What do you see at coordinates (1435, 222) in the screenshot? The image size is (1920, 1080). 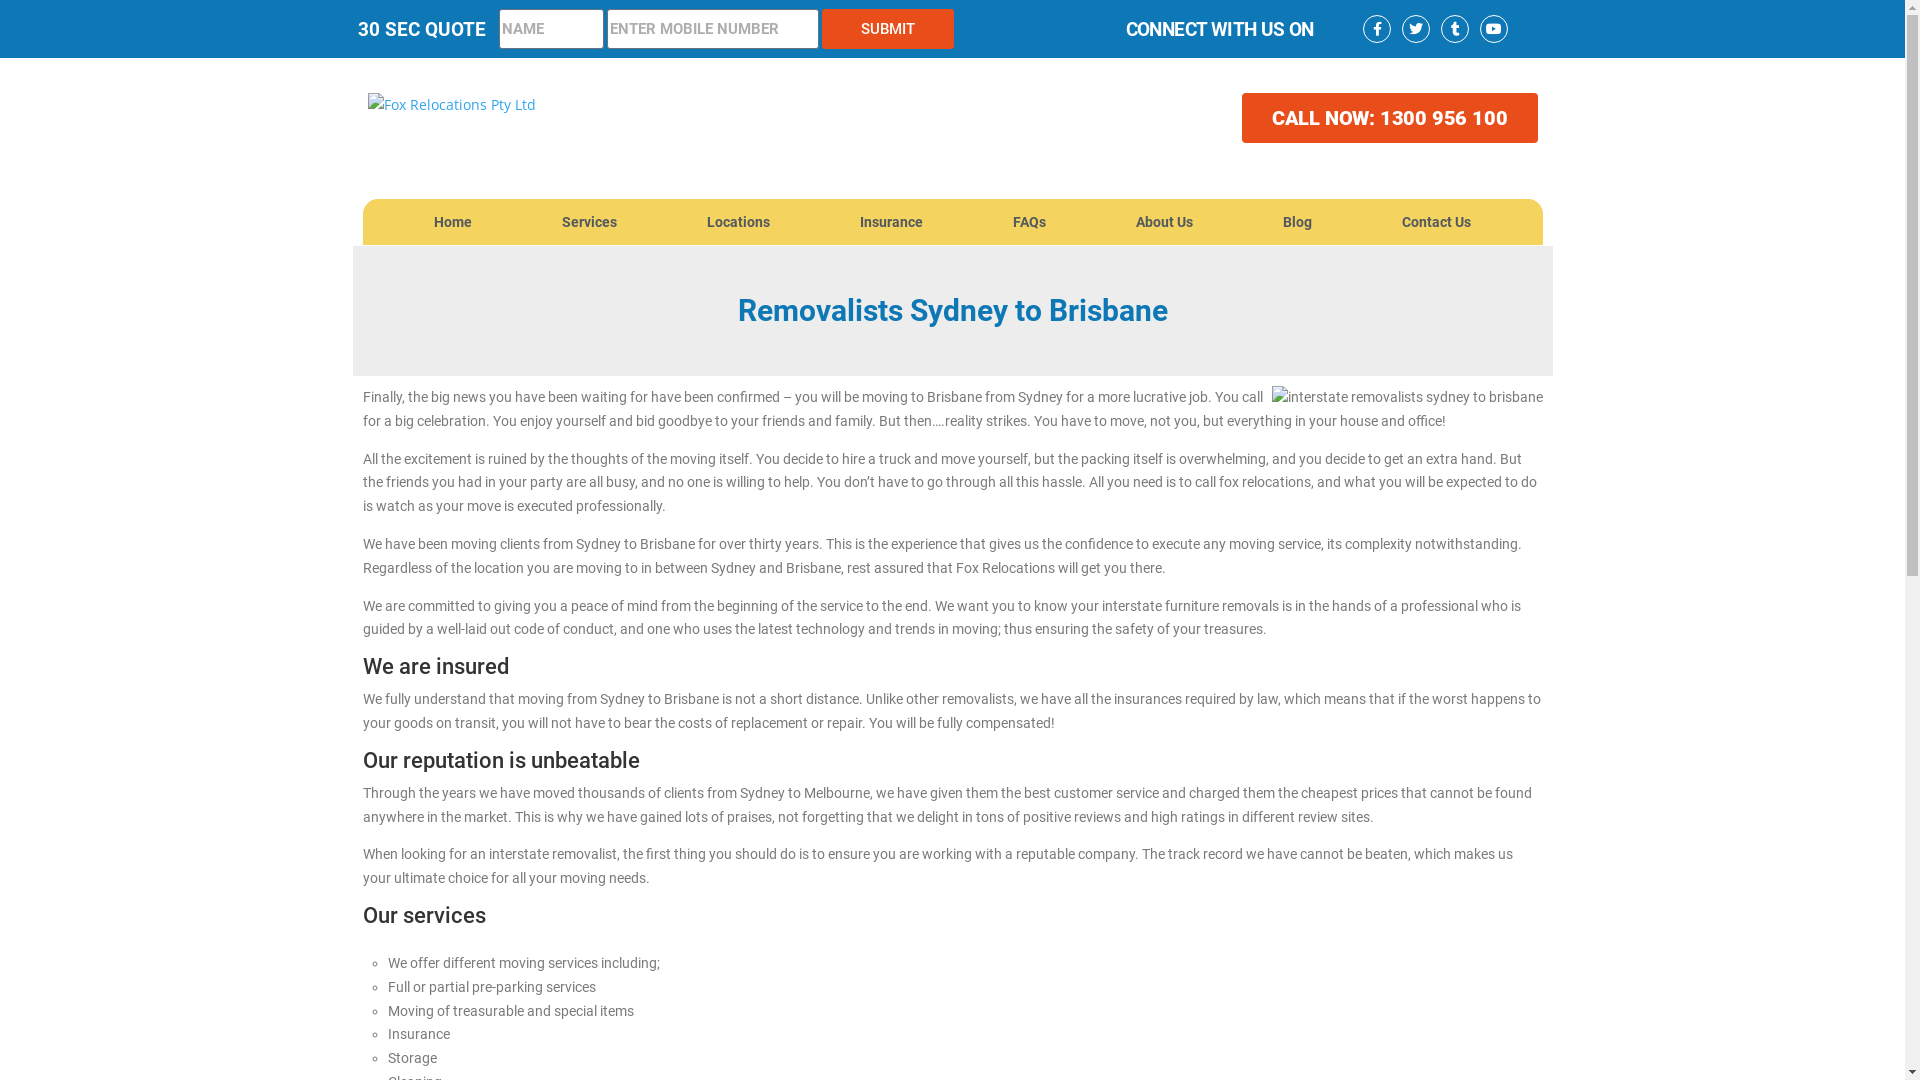 I see `'Contact Us'` at bounding box center [1435, 222].